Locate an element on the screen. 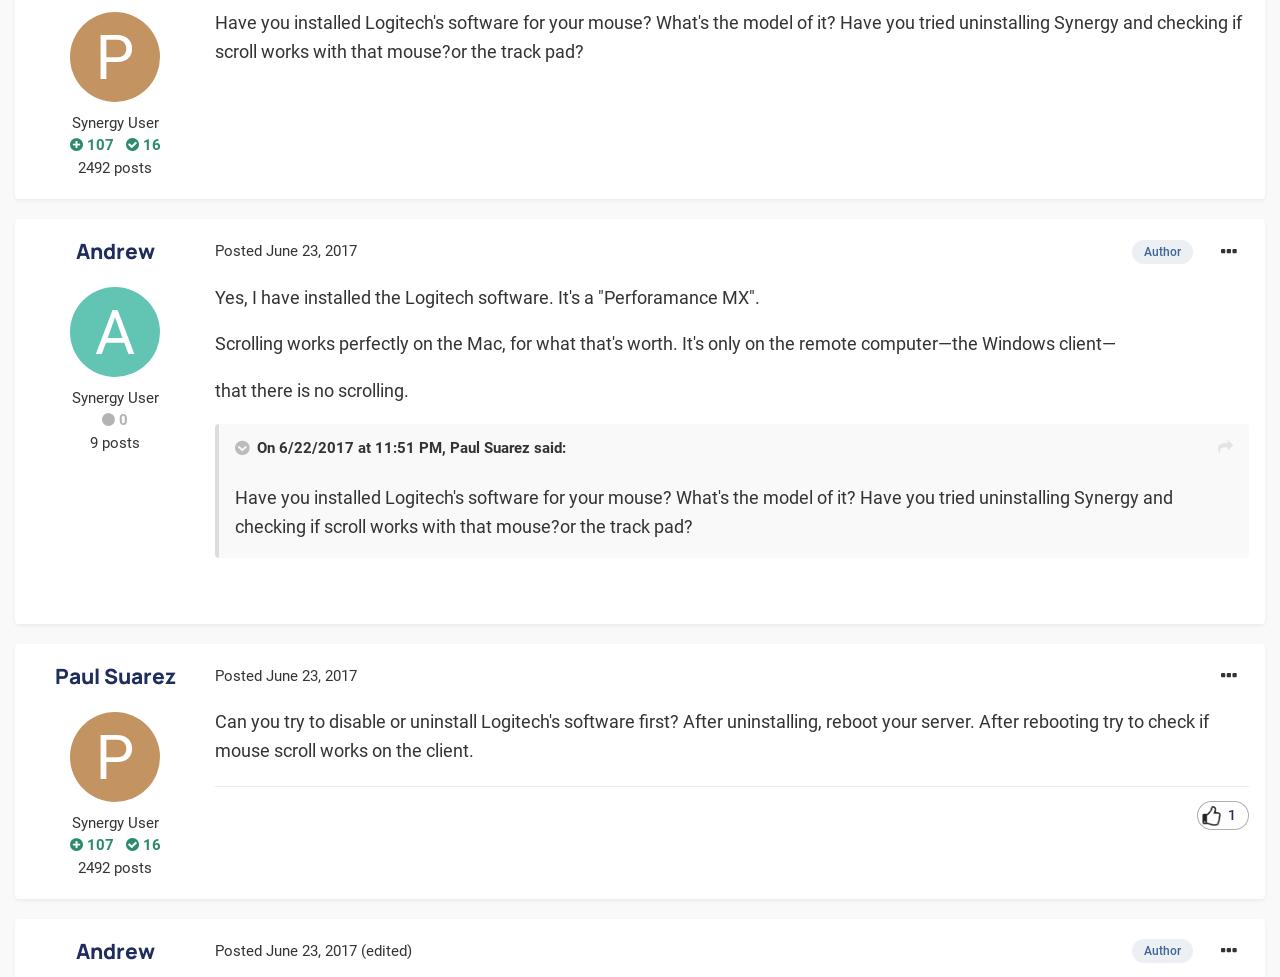  '0' is located at coordinates (120, 420).